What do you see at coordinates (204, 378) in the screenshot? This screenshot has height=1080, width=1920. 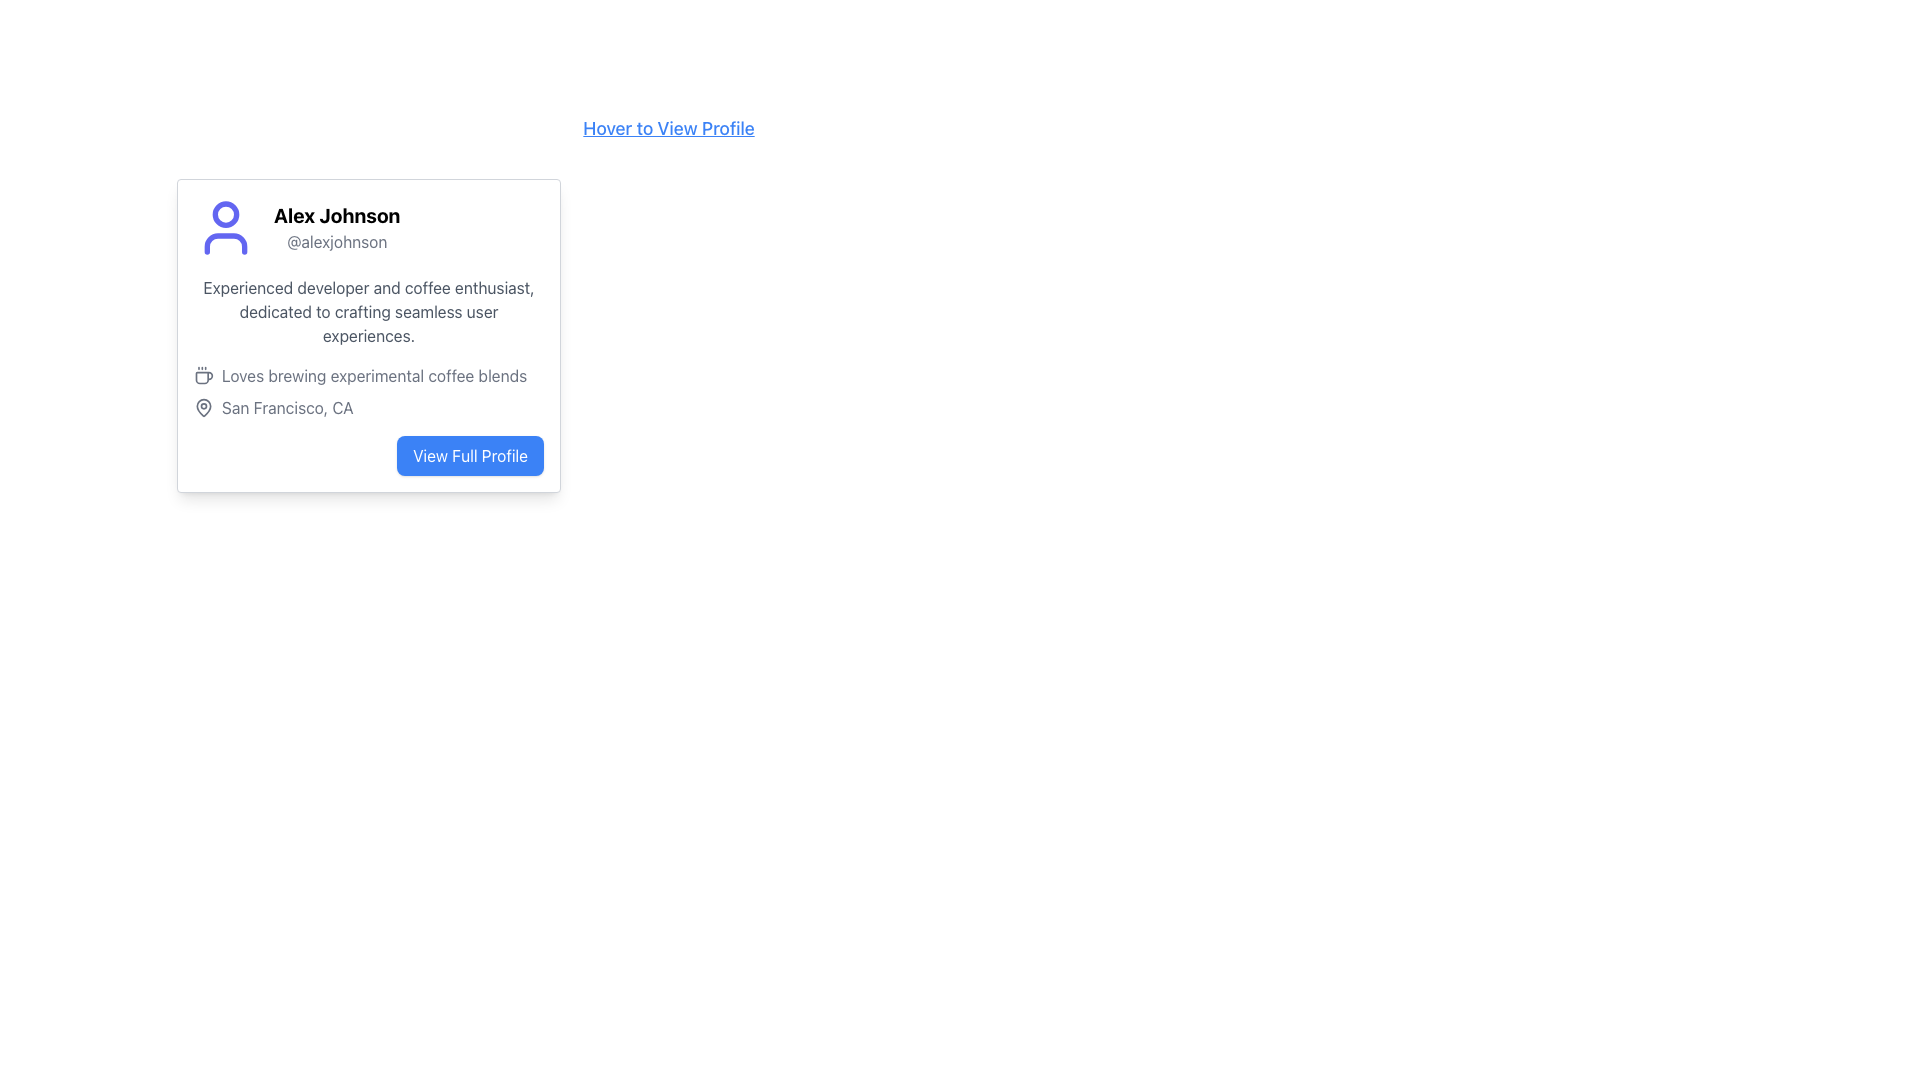 I see `the decorative coffee cup icon located to the left of the text 'Loves brewing experimental coffee blends' in the user's profile card` at bounding box center [204, 378].